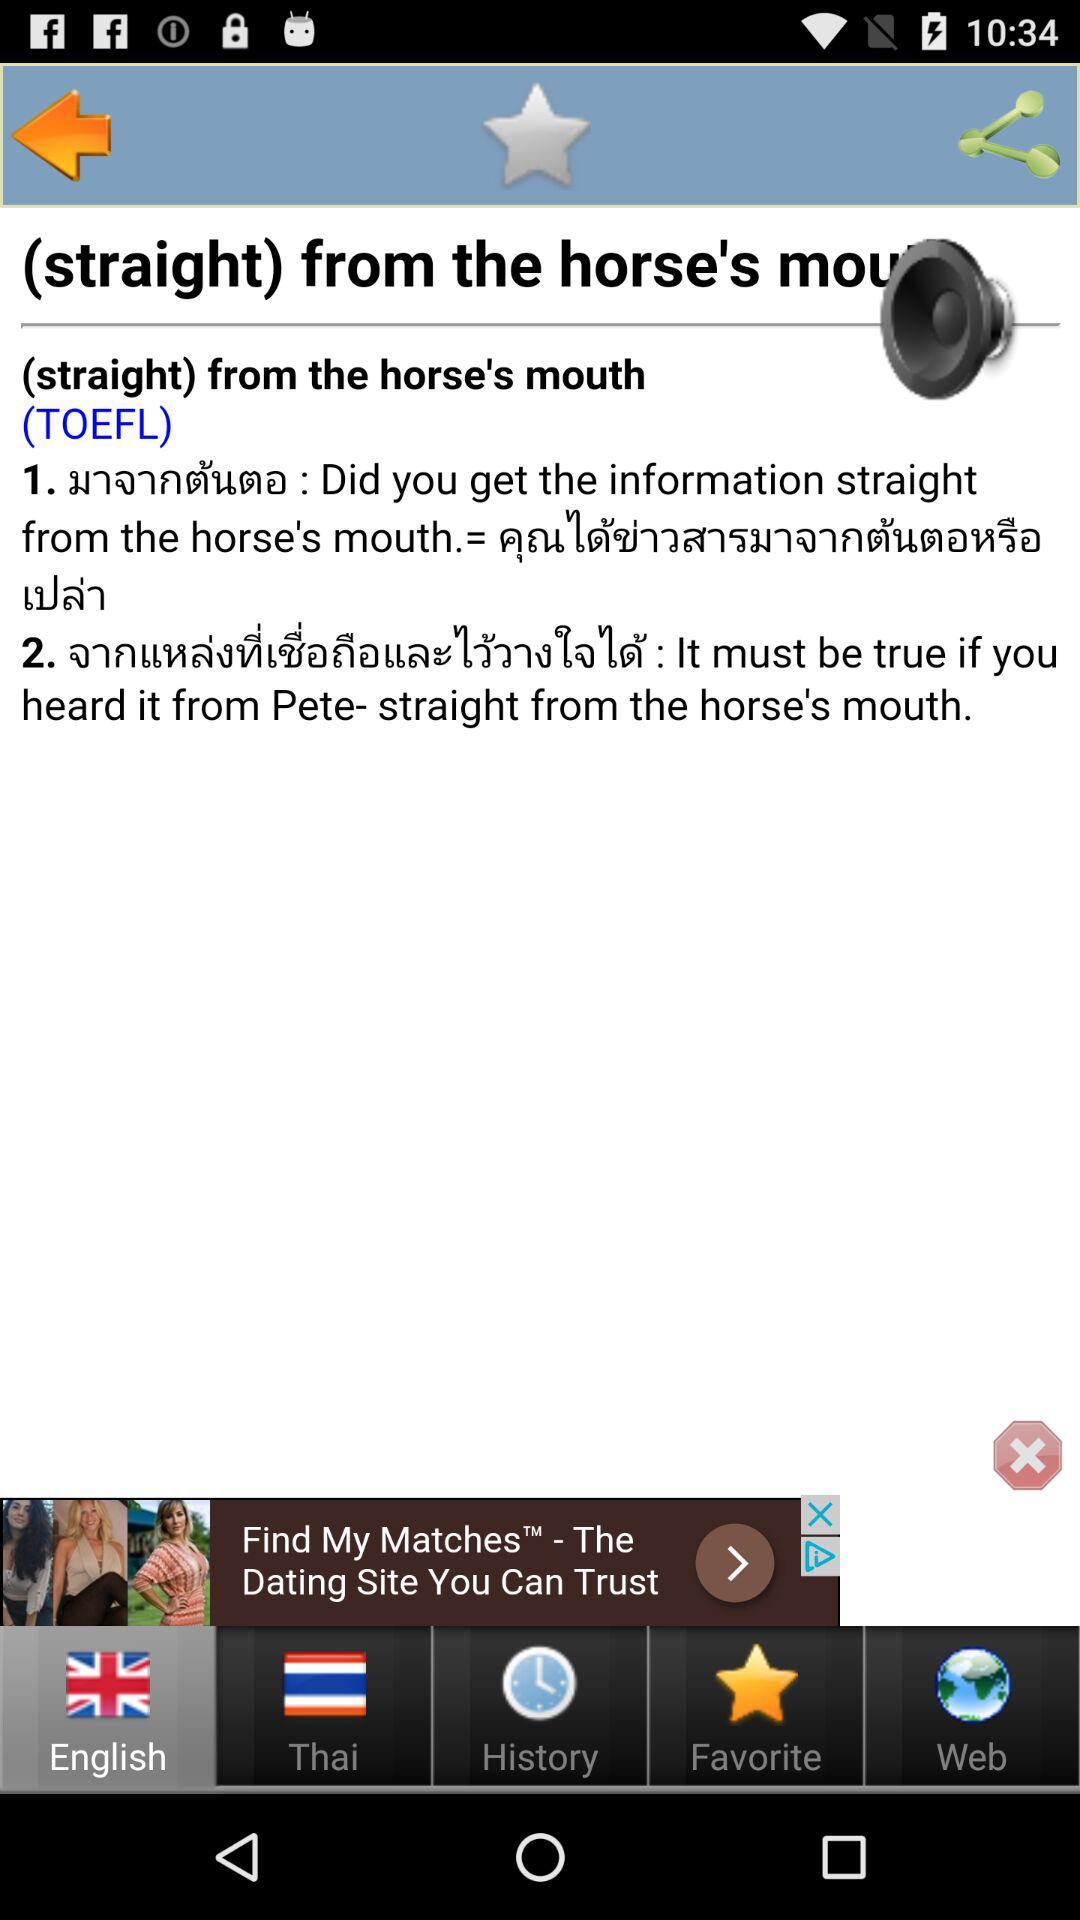  I want to click on go back, so click(61, 134).